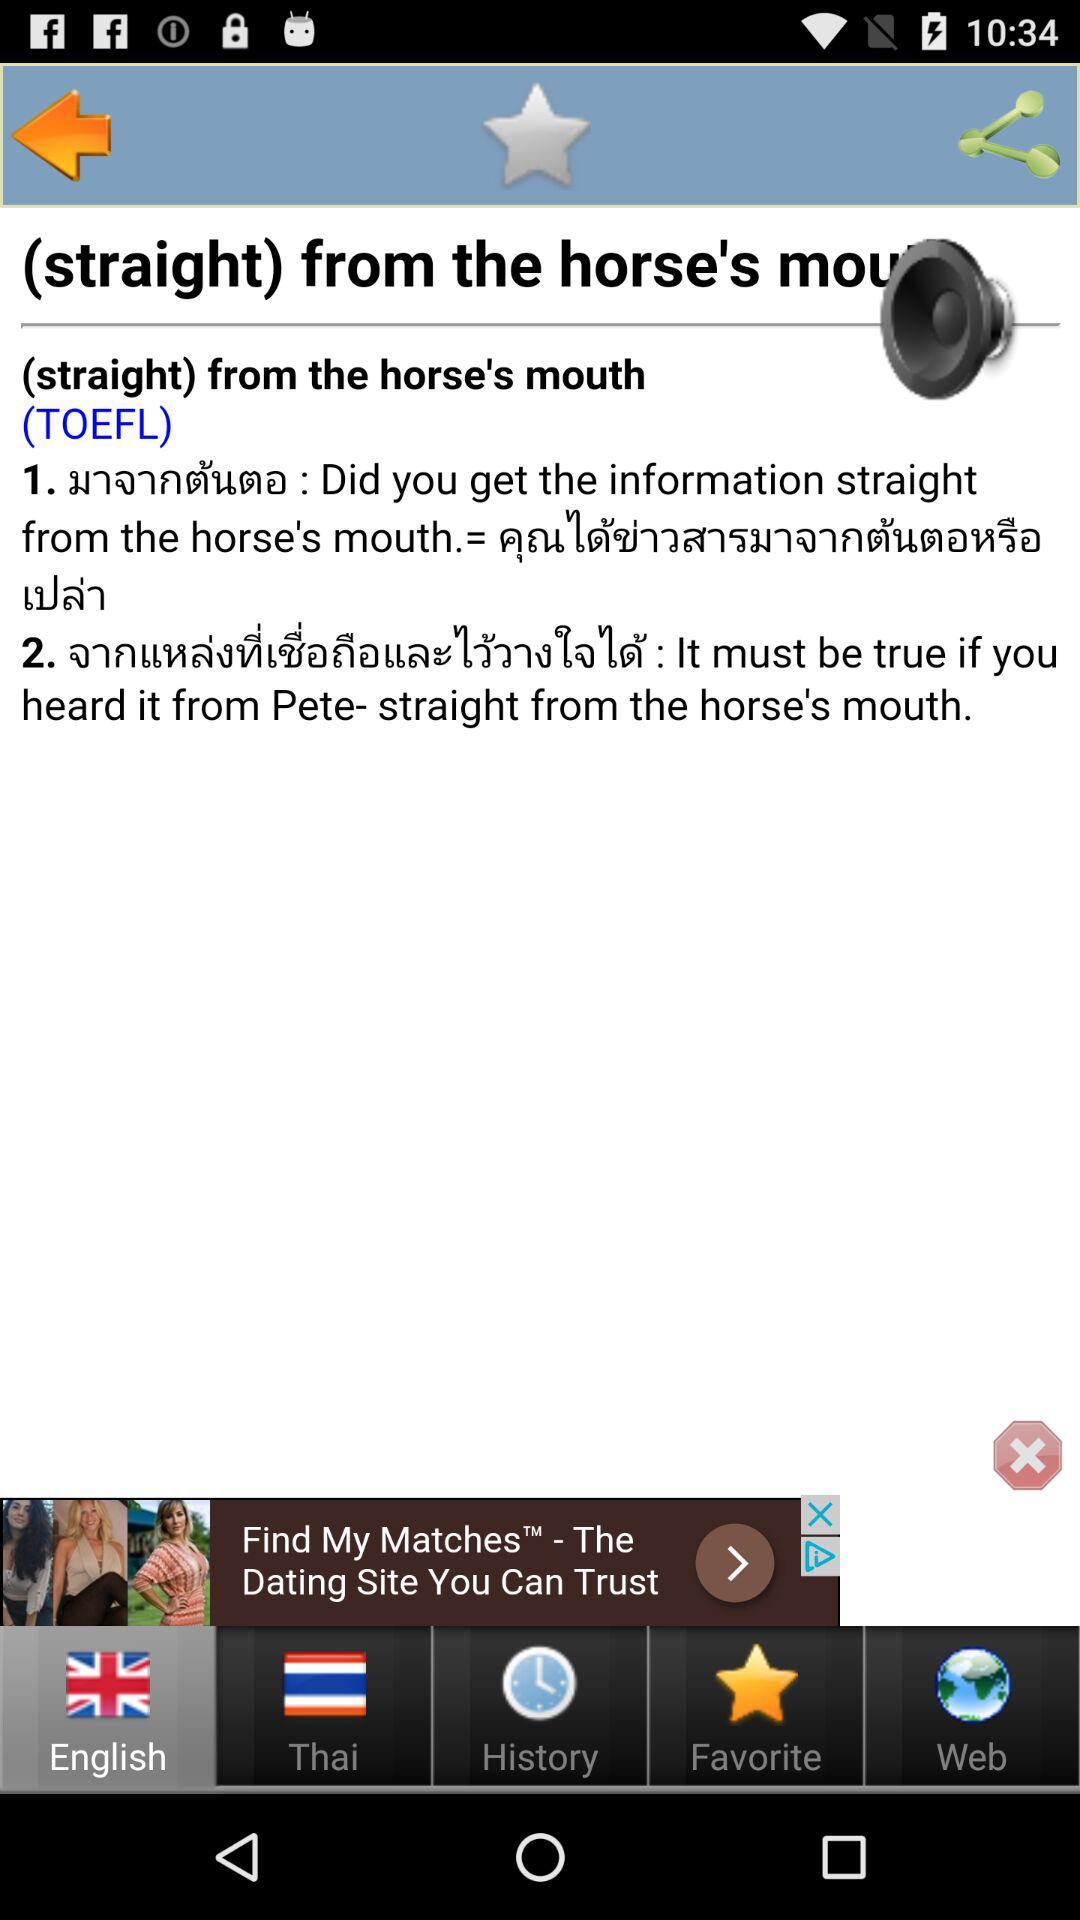  I want to click on go back, so click(61, 134).